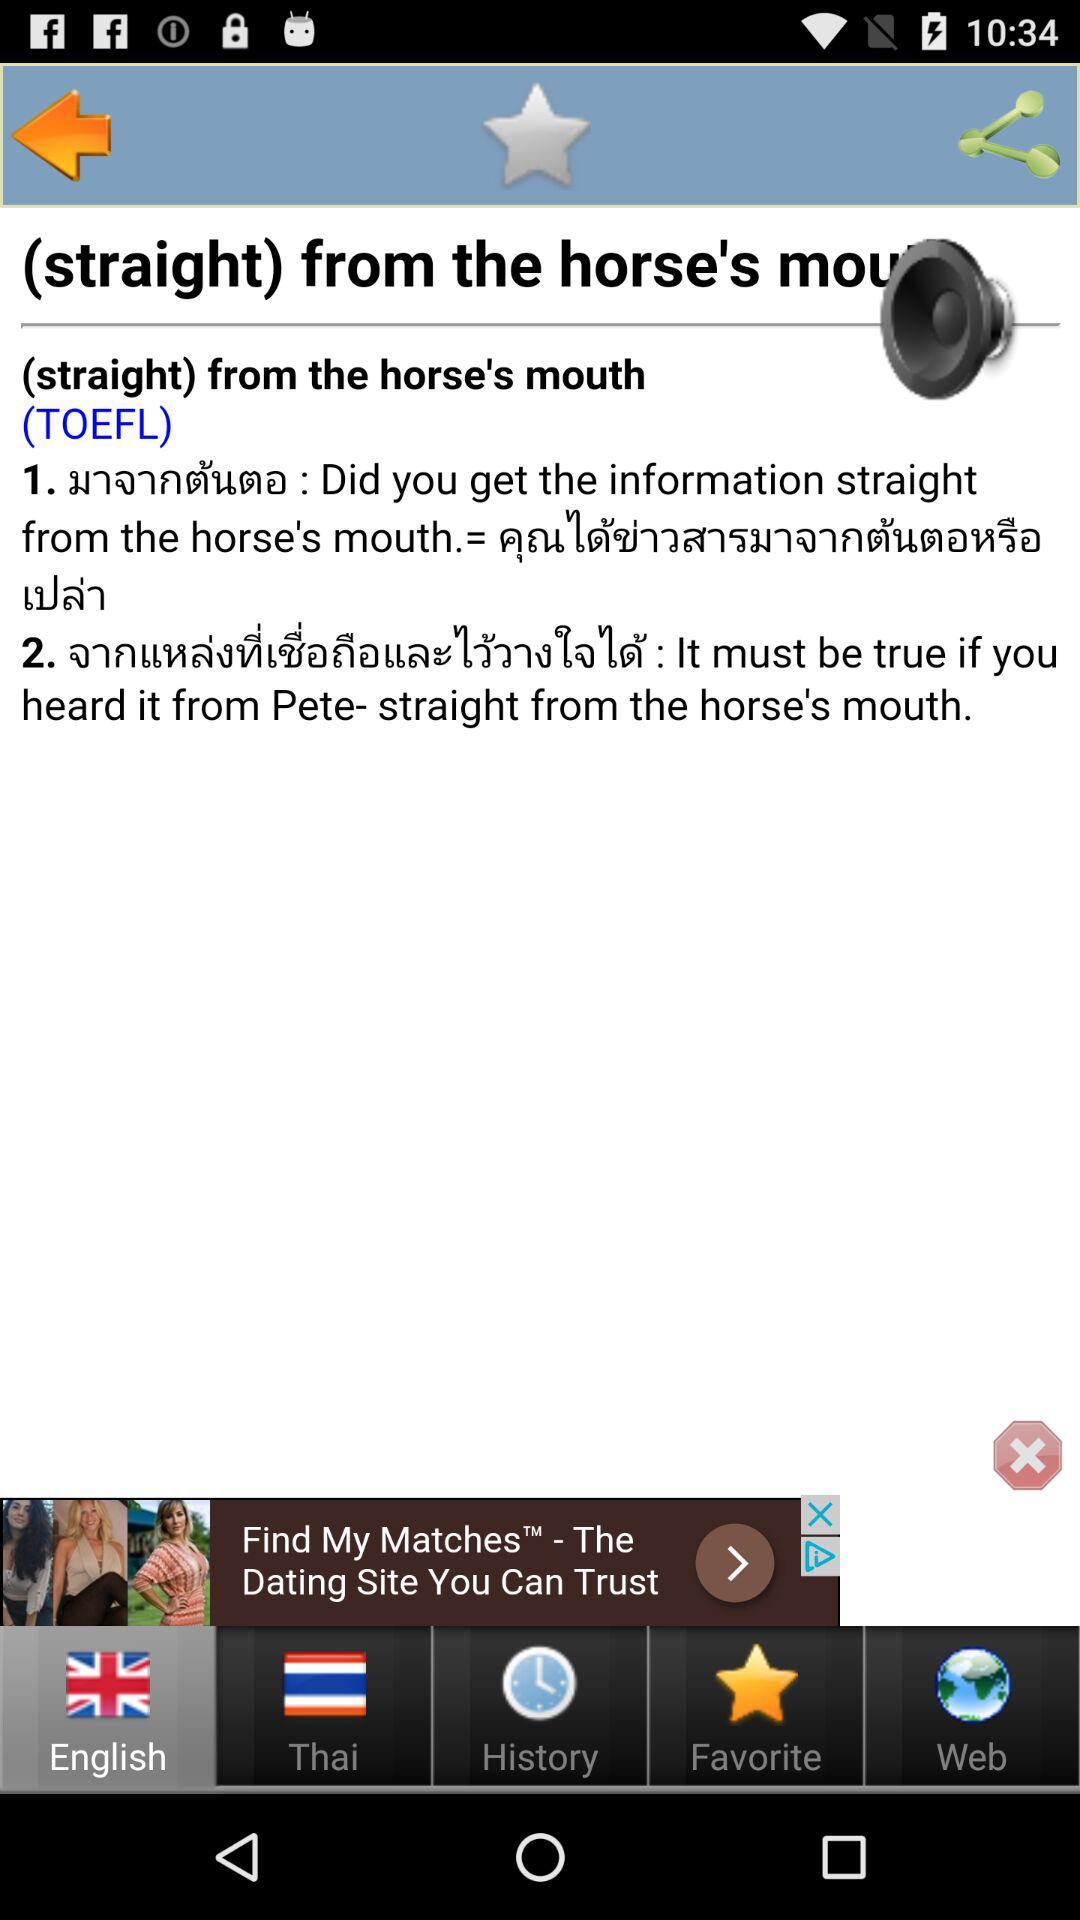  I want to click on go back, so click(61, 134).